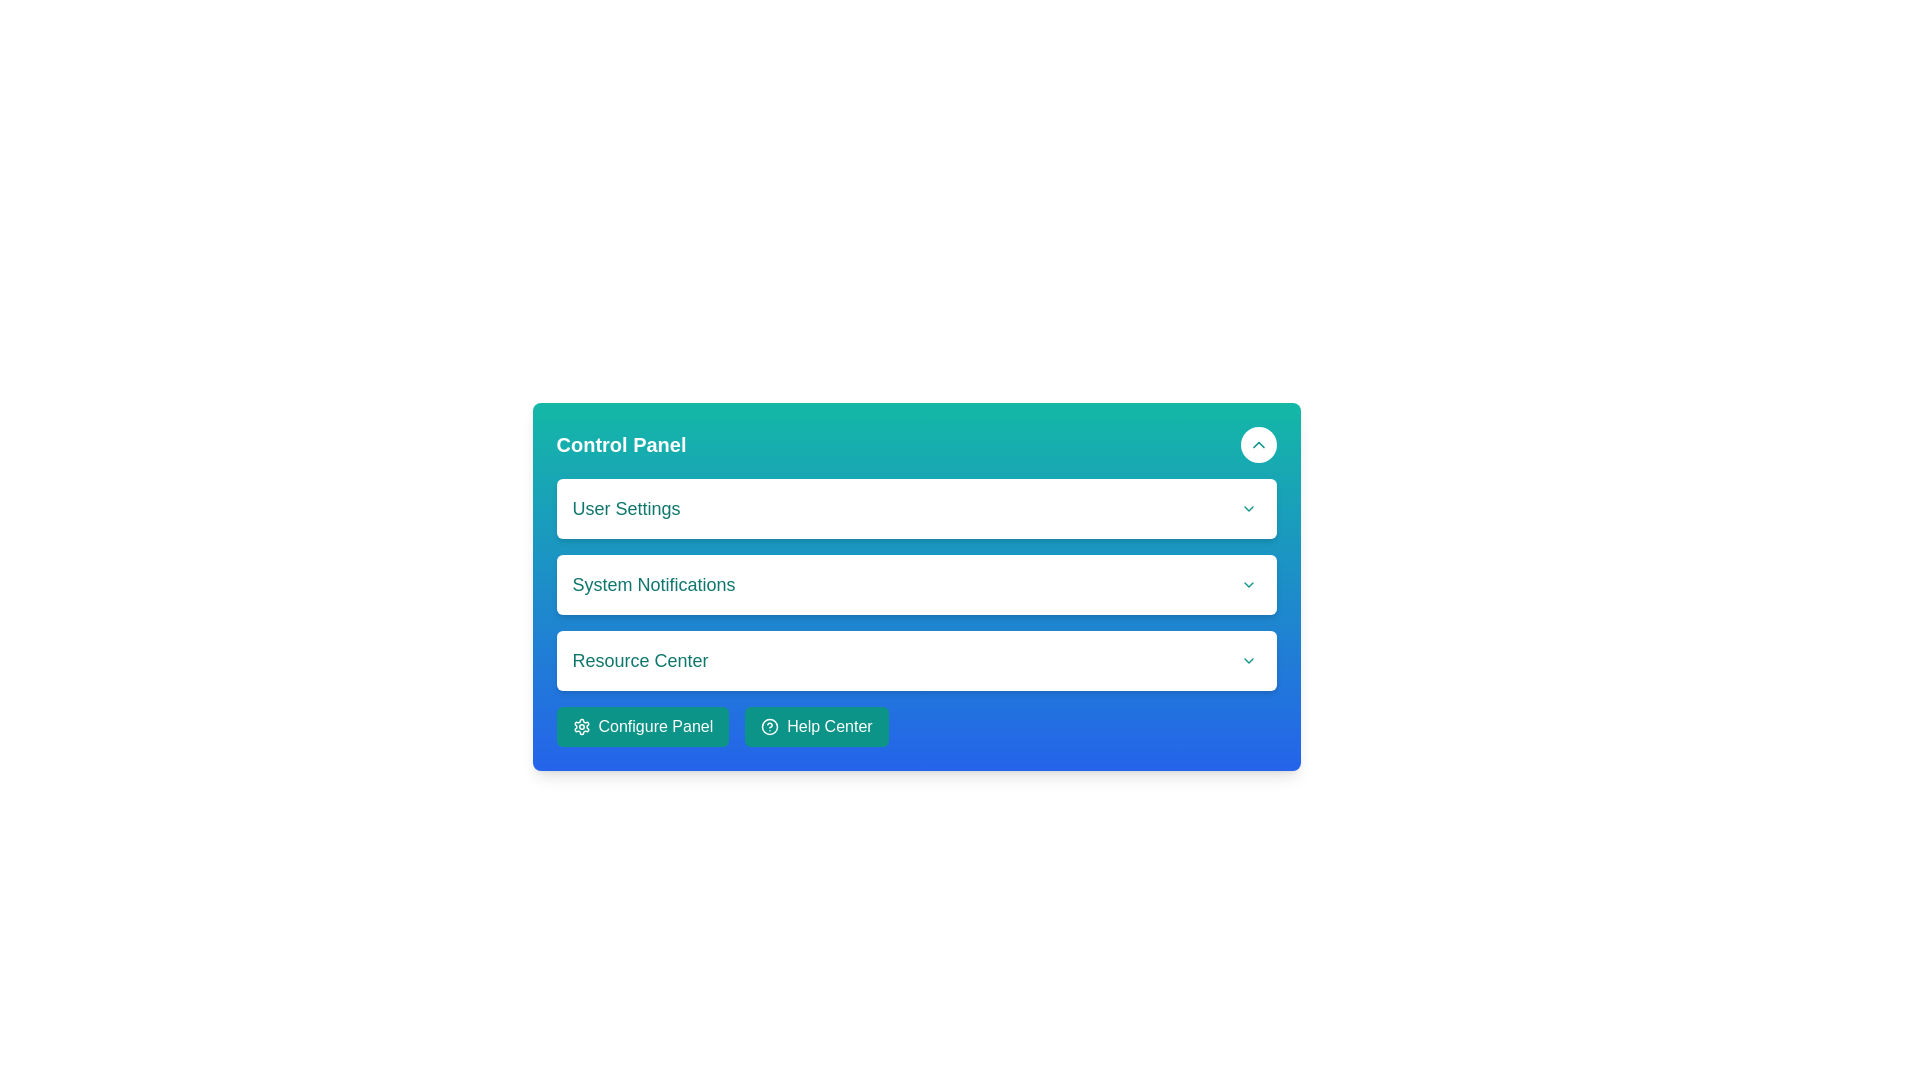 The image size is (1920, 1080). Describe the element at coordinates (915, 660) in the screenshot. I see `the 'Resource Center' menu item located as the third option in the vertical menu, positioned below 'System Notifications' and above 'Configure Panel'` at that location.